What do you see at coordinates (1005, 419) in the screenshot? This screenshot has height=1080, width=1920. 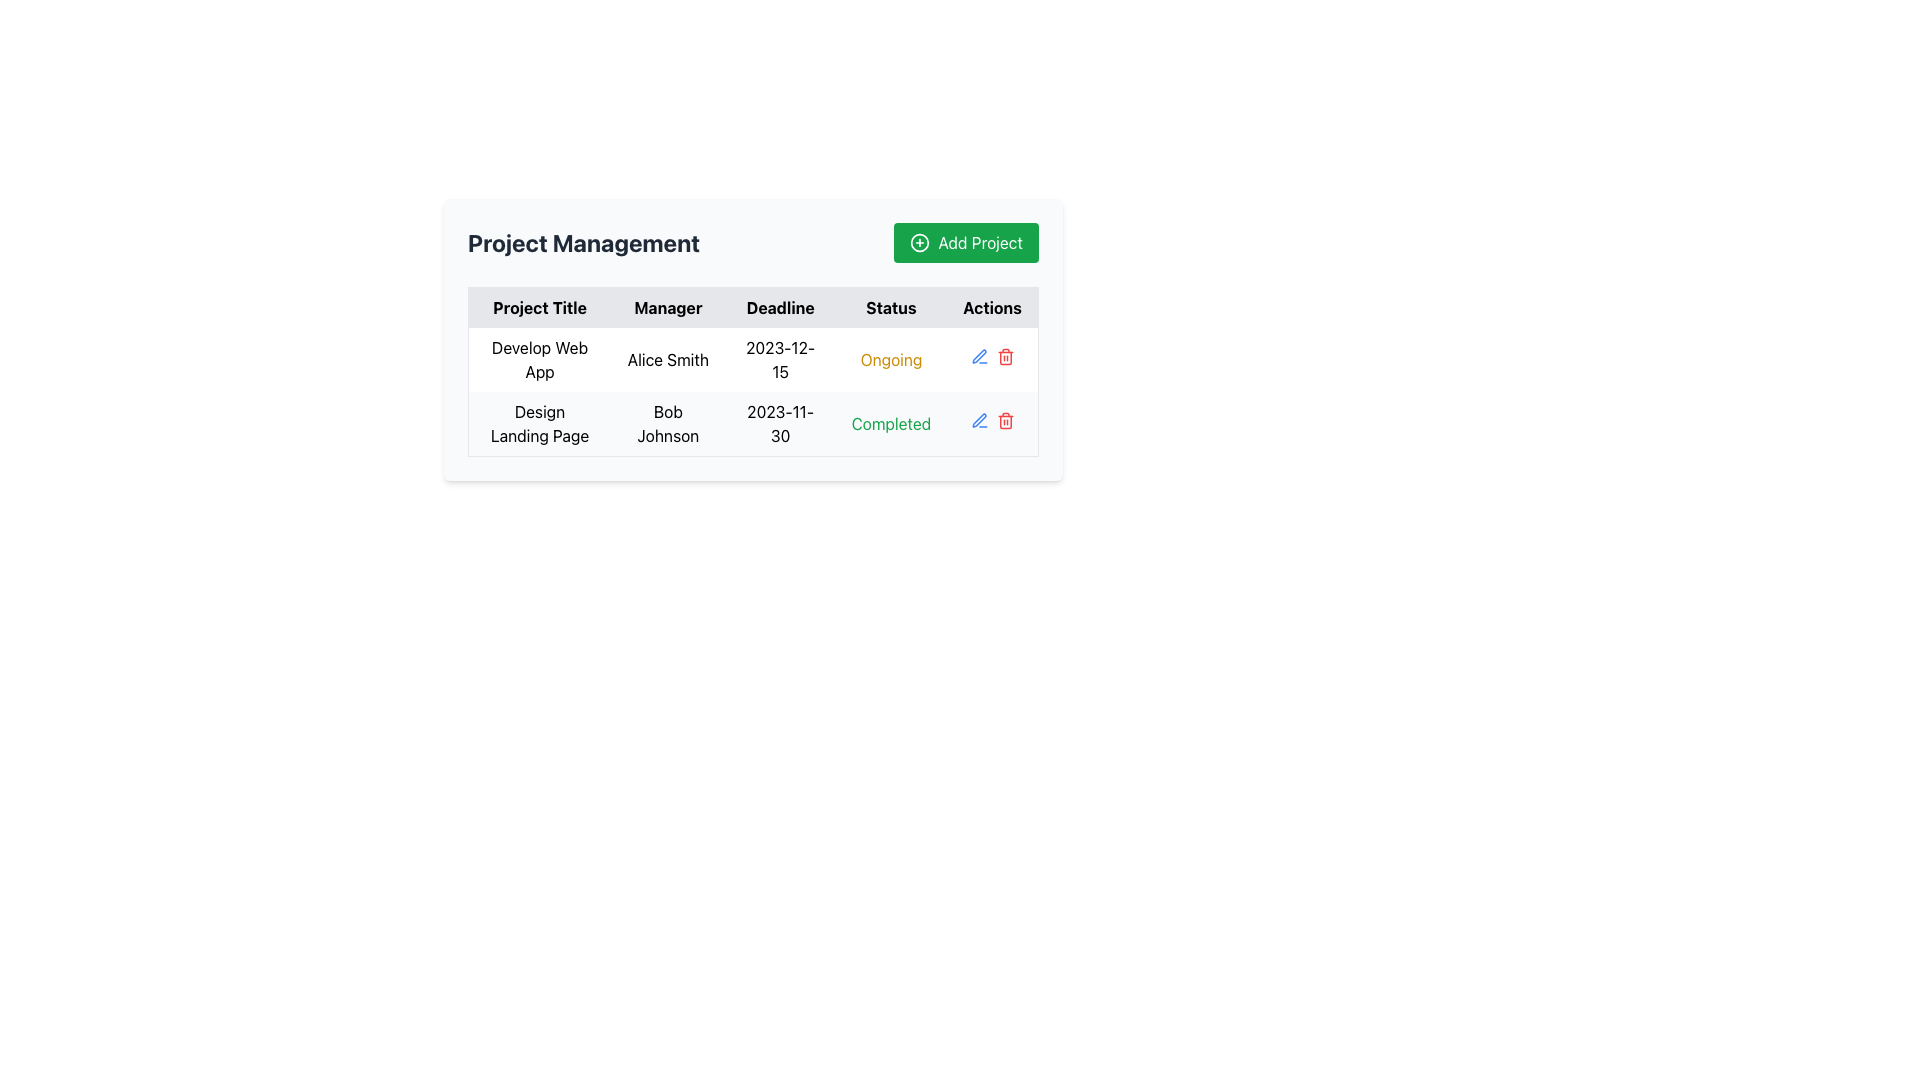 I see `the delete icon button located in the 'Actions' column of the second row of the table to observe the hover color change` at bounding box center [1005, 419].